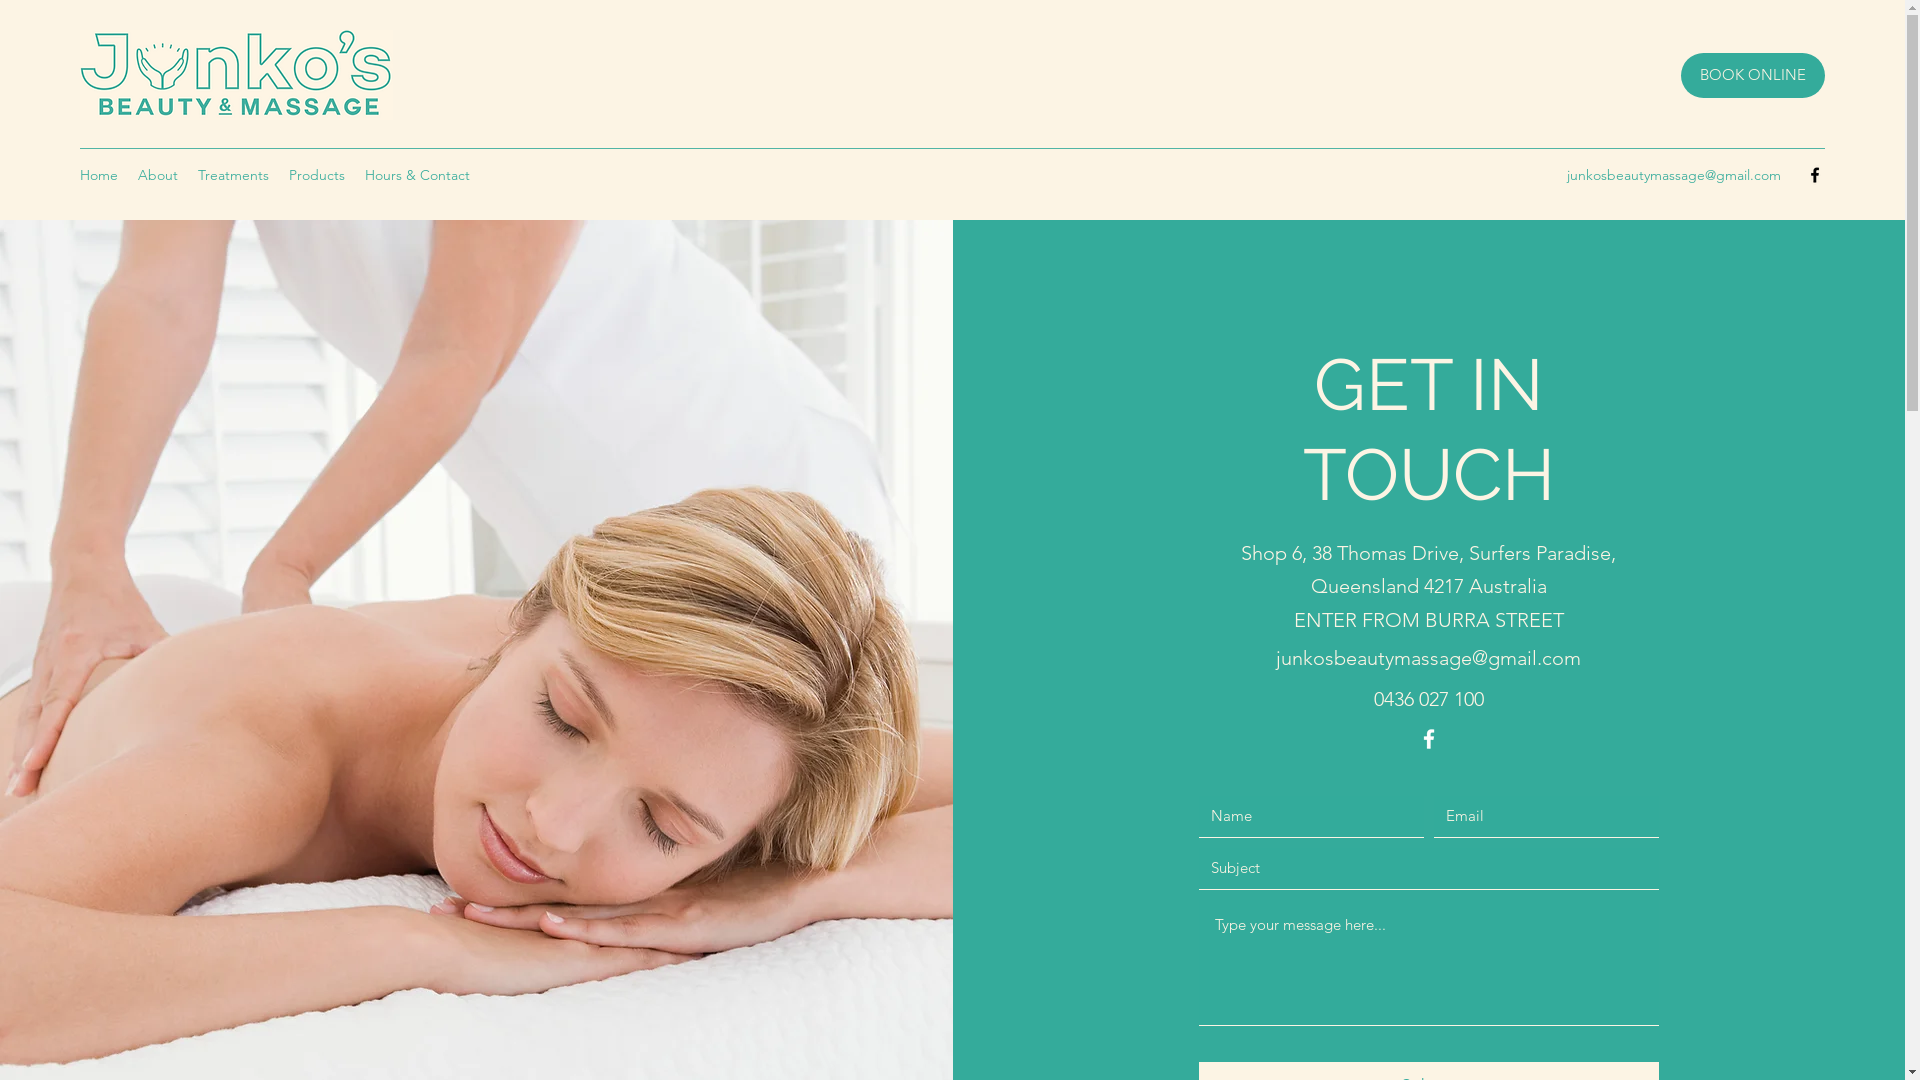  Describe the element at coordinates (127, 173) in the screenshot. I see `'About'` at that location.